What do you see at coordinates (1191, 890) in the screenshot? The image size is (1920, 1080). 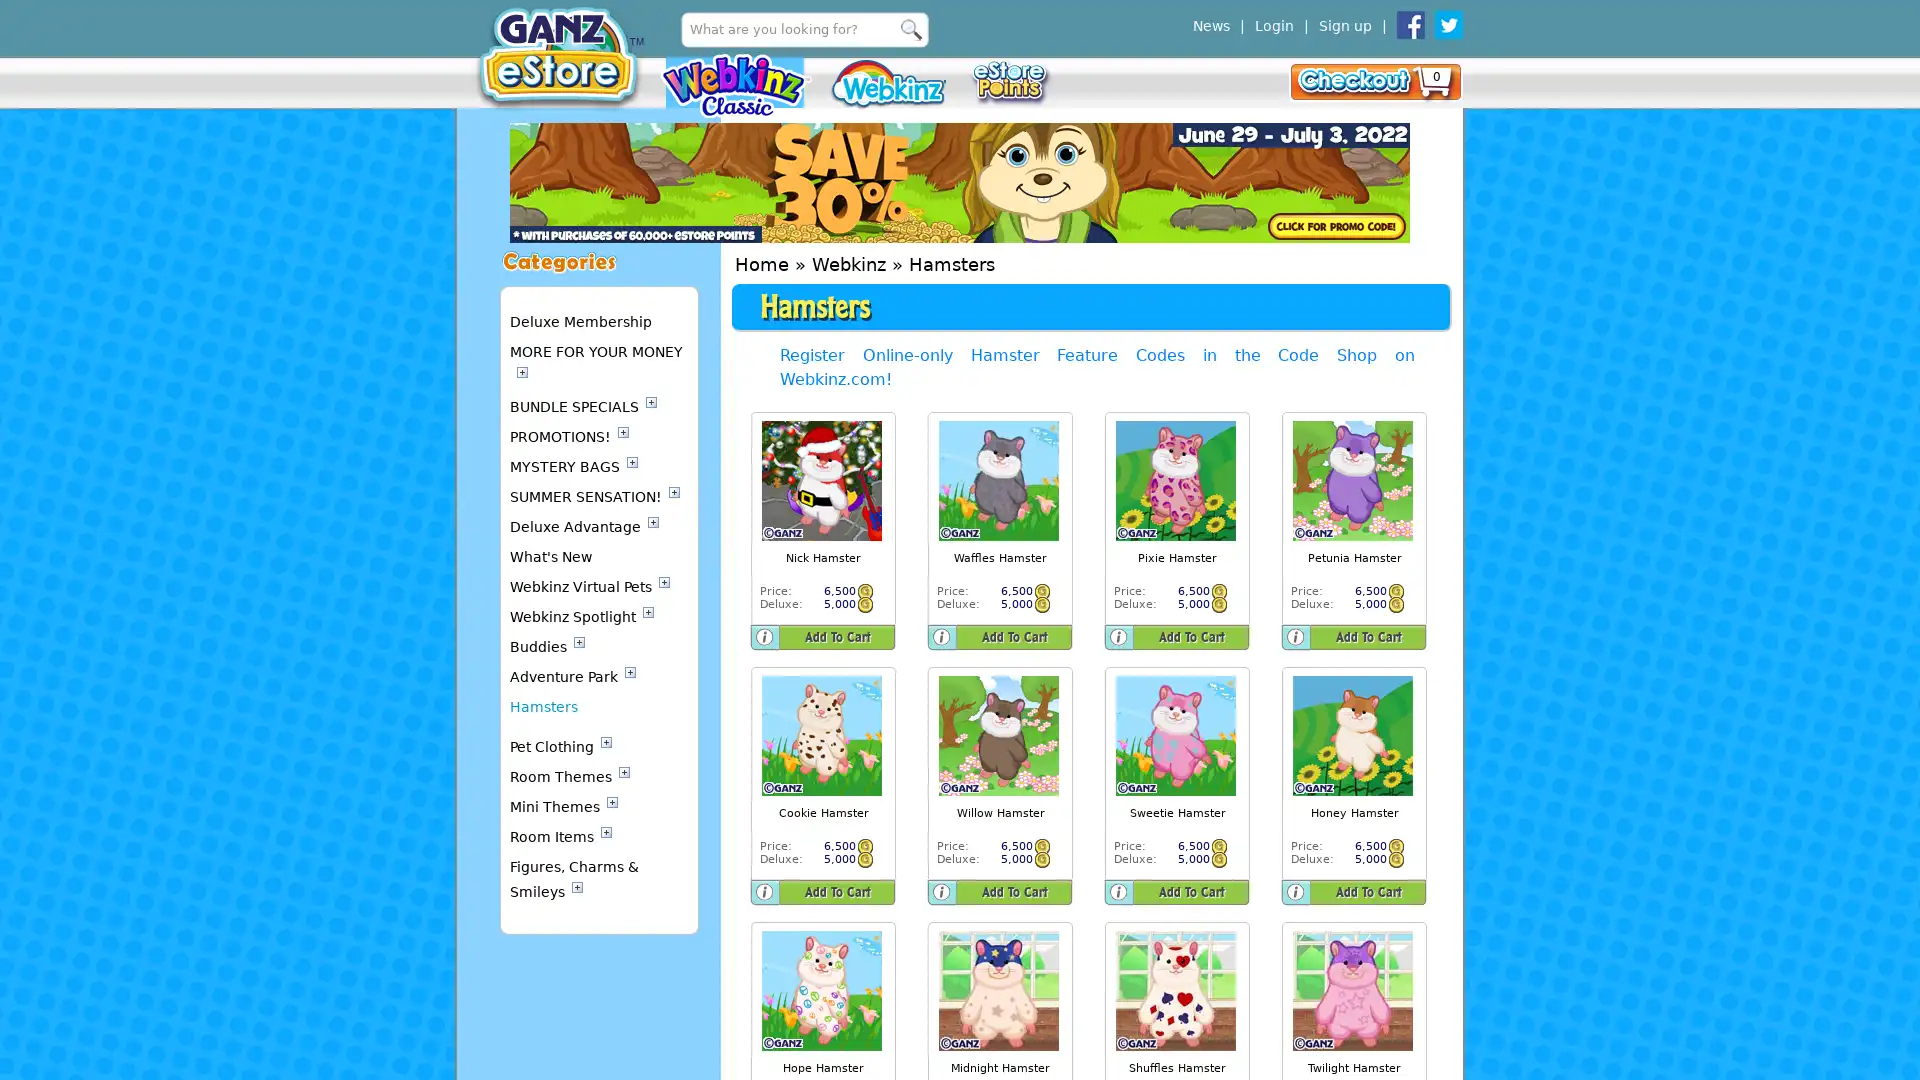 I see `Add To Cart` at bounding box center [1191, 890].